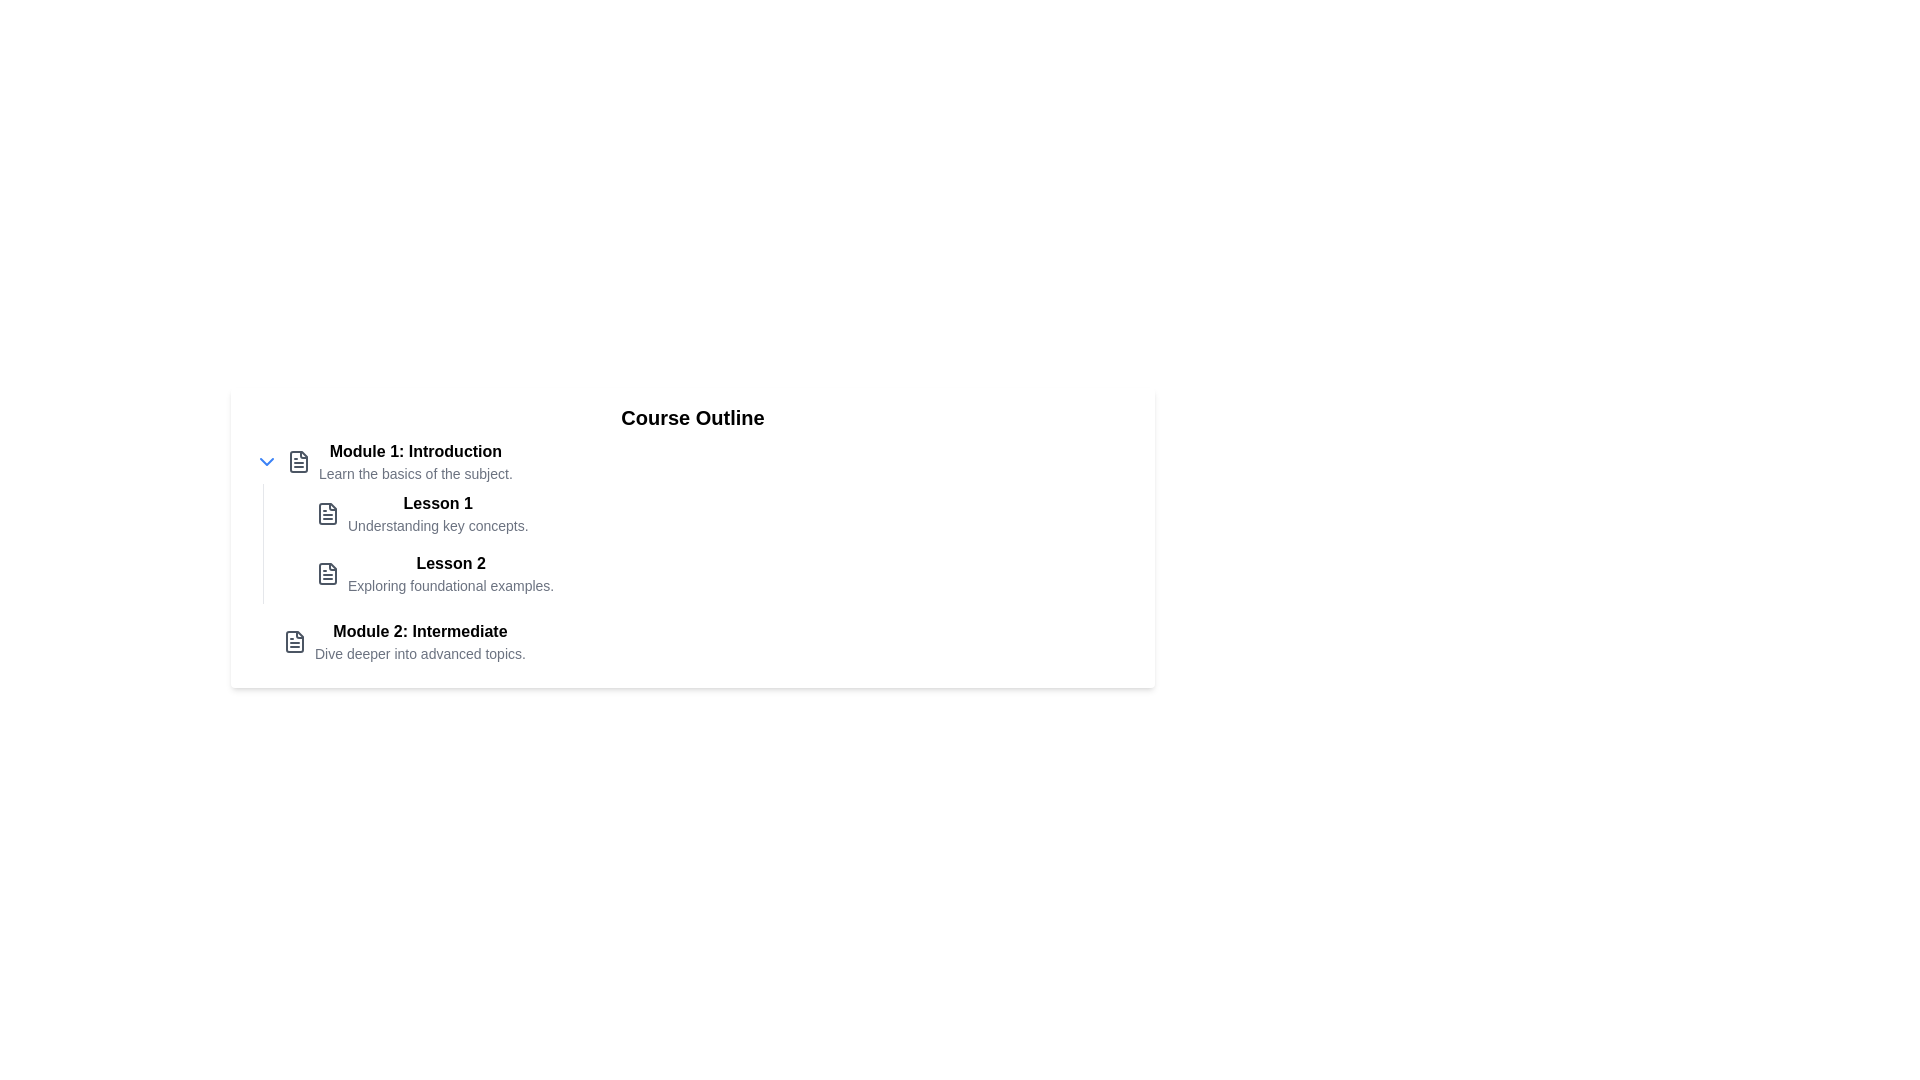 This screenshot has width=1920, height=1080. What do you see at coordinates (414, 474) in the screenshot?
I see `descriptive text label providing an overview of 'Module 1: Introduction' located directly underneath the bolded title in the leftmost column of the course outline layout` at bounding box center [414, 474].